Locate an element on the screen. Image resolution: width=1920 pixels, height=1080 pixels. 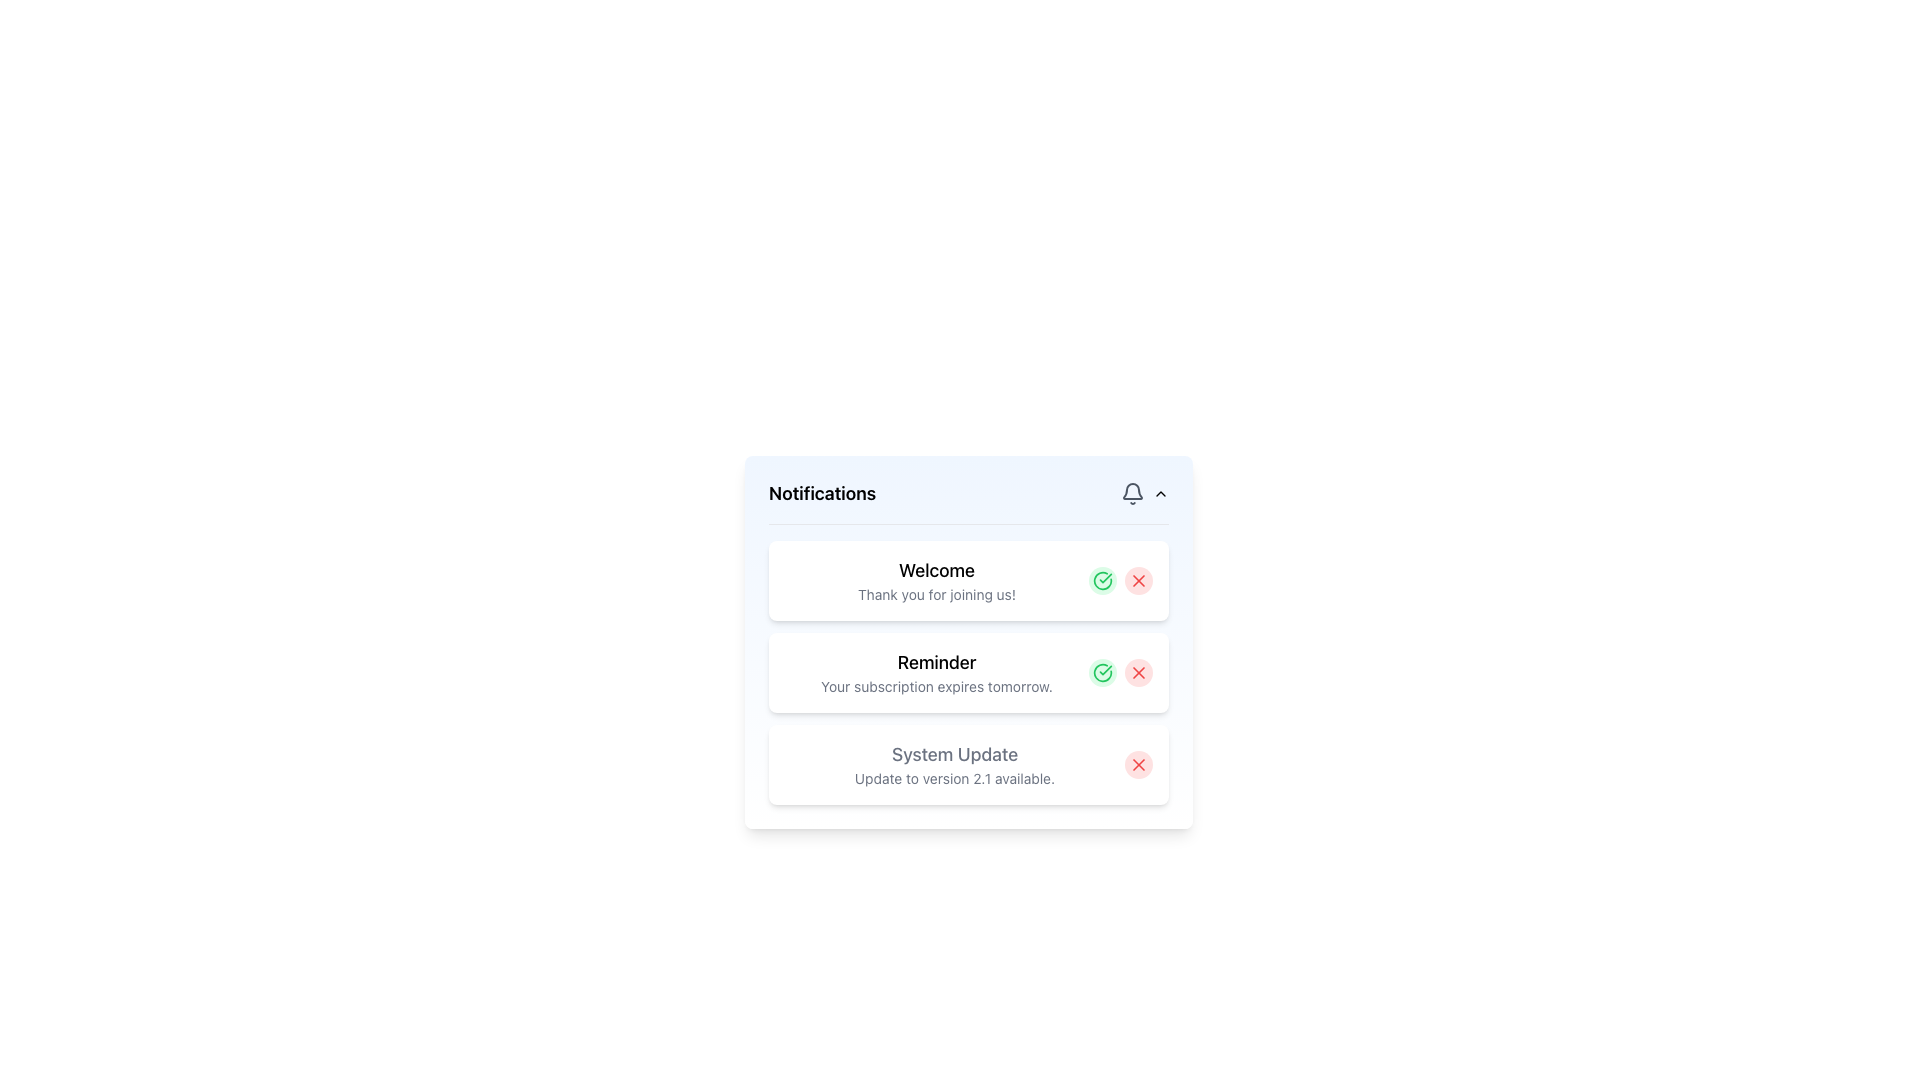
the cross button located in the upper-right corner of the 'Welcome' notification card is located at coordinates (1138, 581).